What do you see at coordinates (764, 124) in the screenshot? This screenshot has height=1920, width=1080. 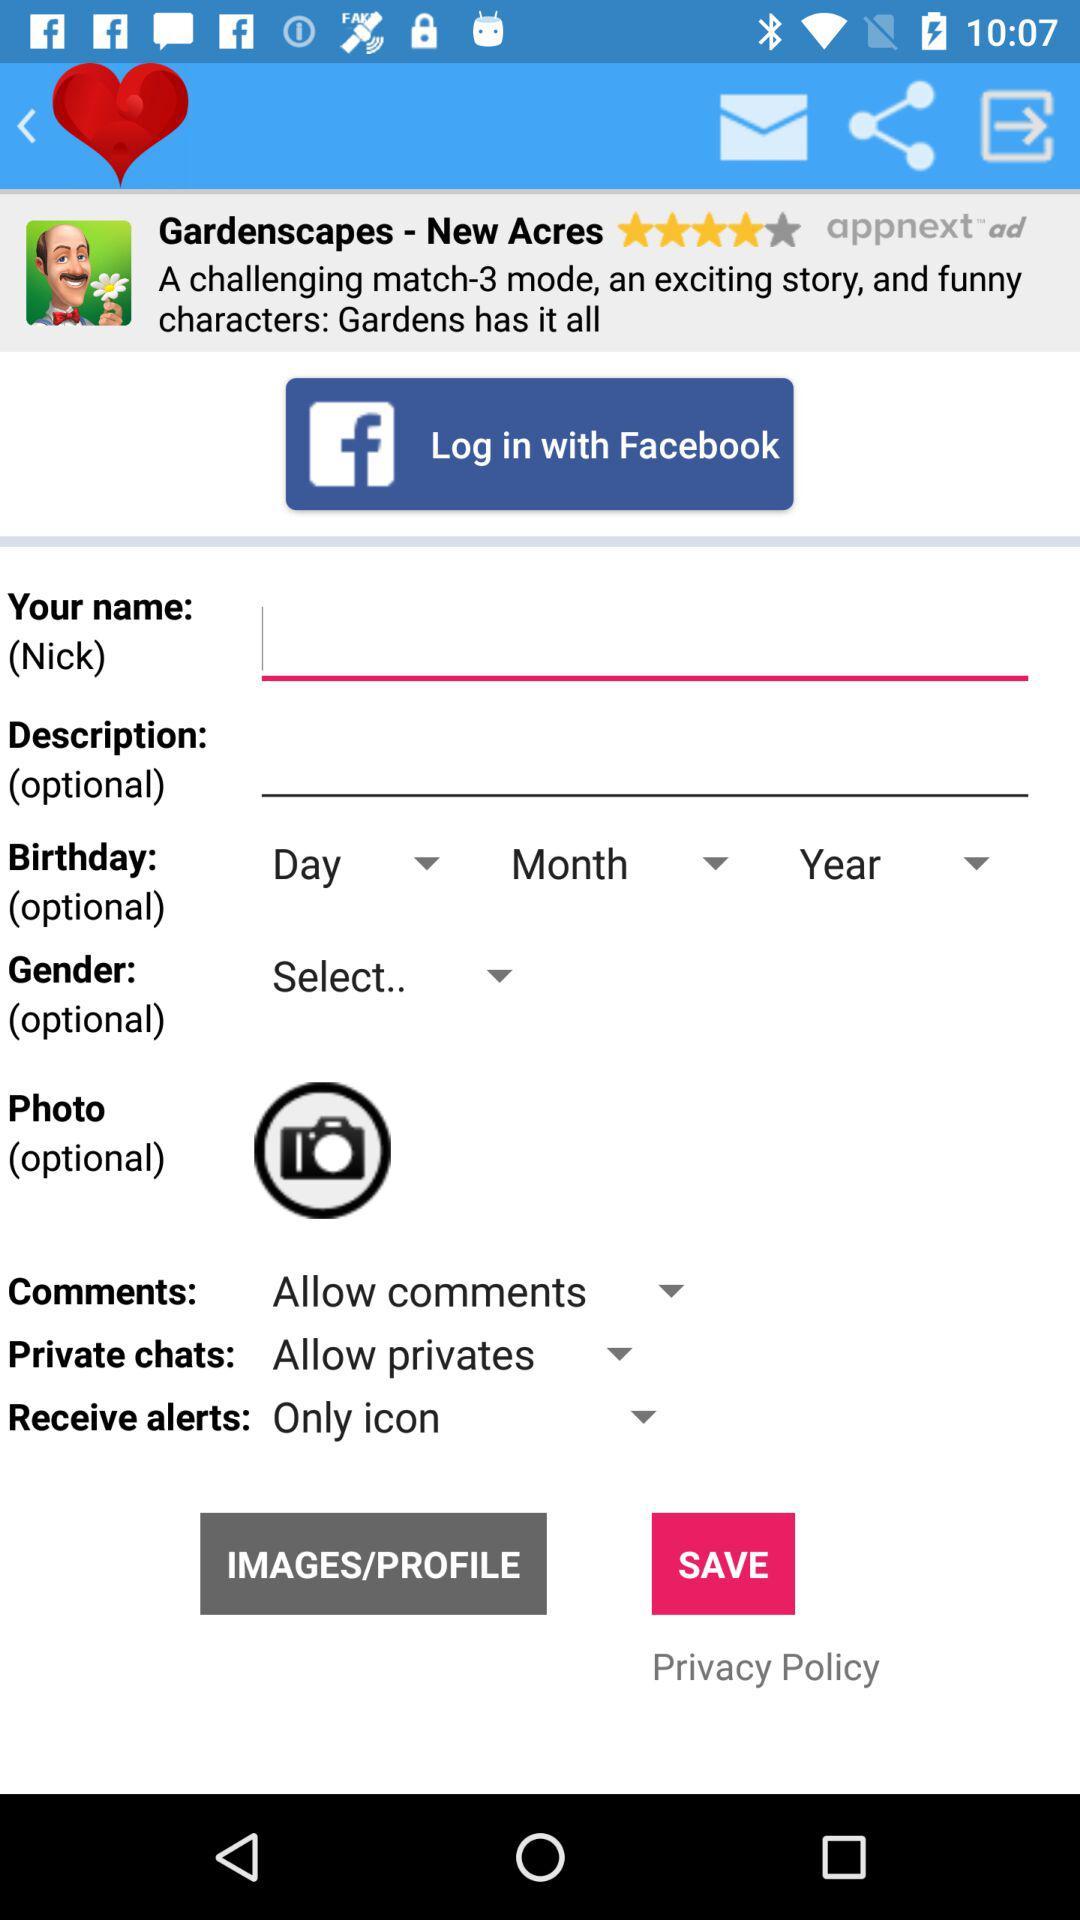 I see `inbox button` at bounding box center [764, 124].